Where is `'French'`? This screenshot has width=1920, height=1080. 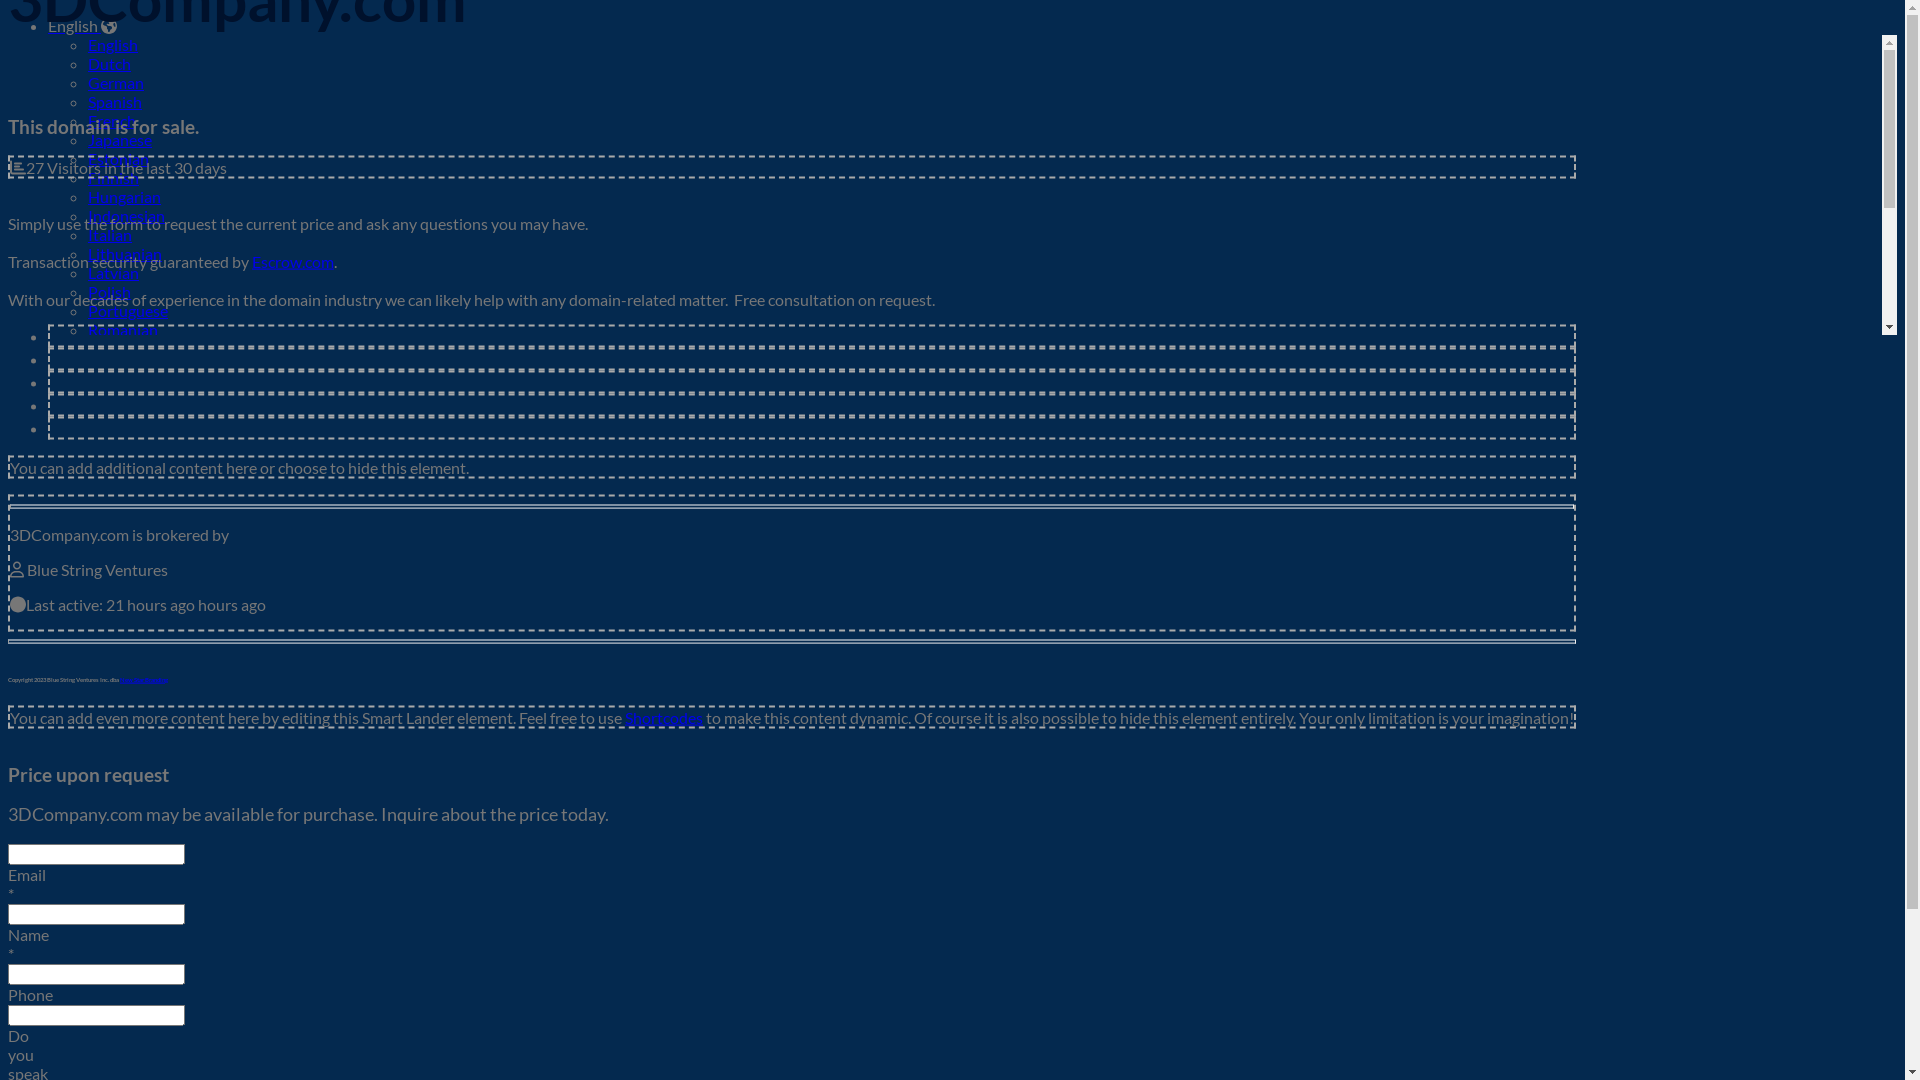
'French' is located at coordinates (110, 120).